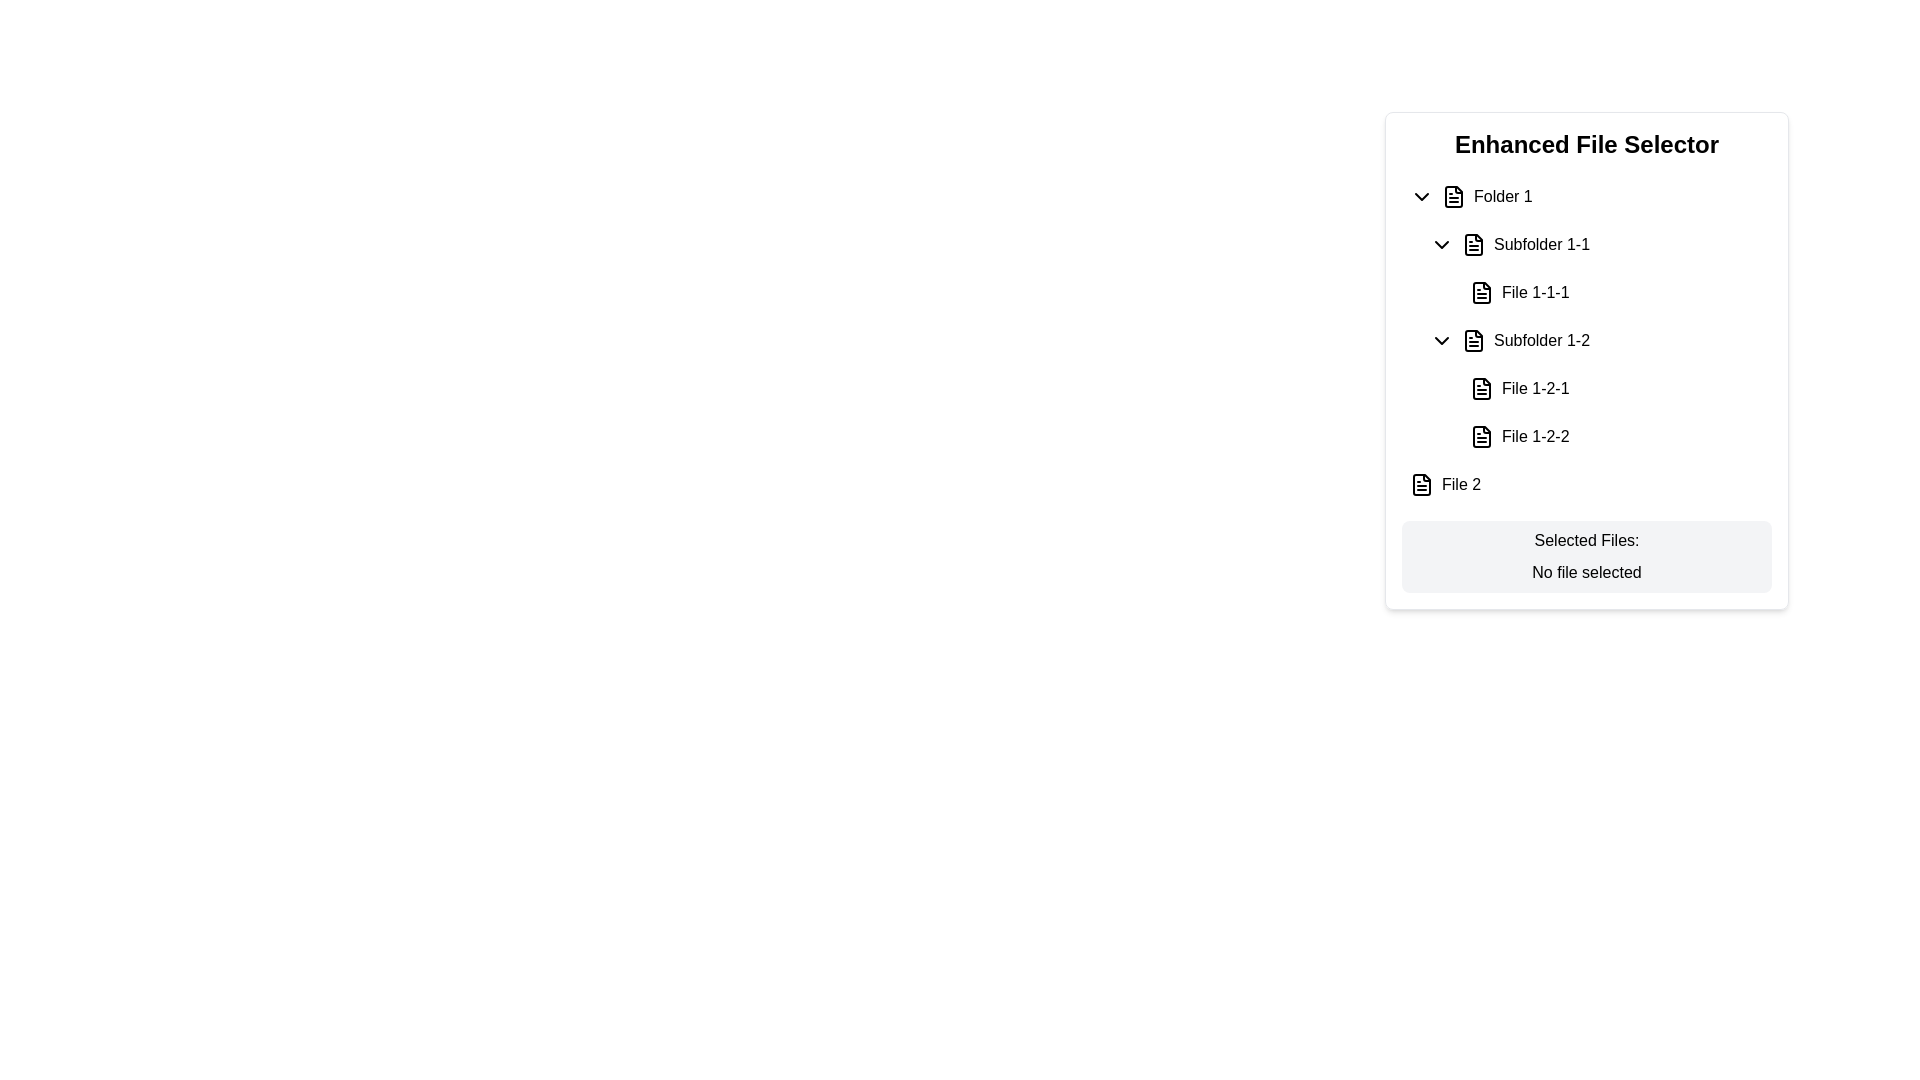 The height and width of the screenshot is (1080, 1920). Describe the element at coordinates (1441, 244) in the screenshot. I see `the expand/collapse toggle button located to the left of the 'Subfolder 1-1' label` at that location.